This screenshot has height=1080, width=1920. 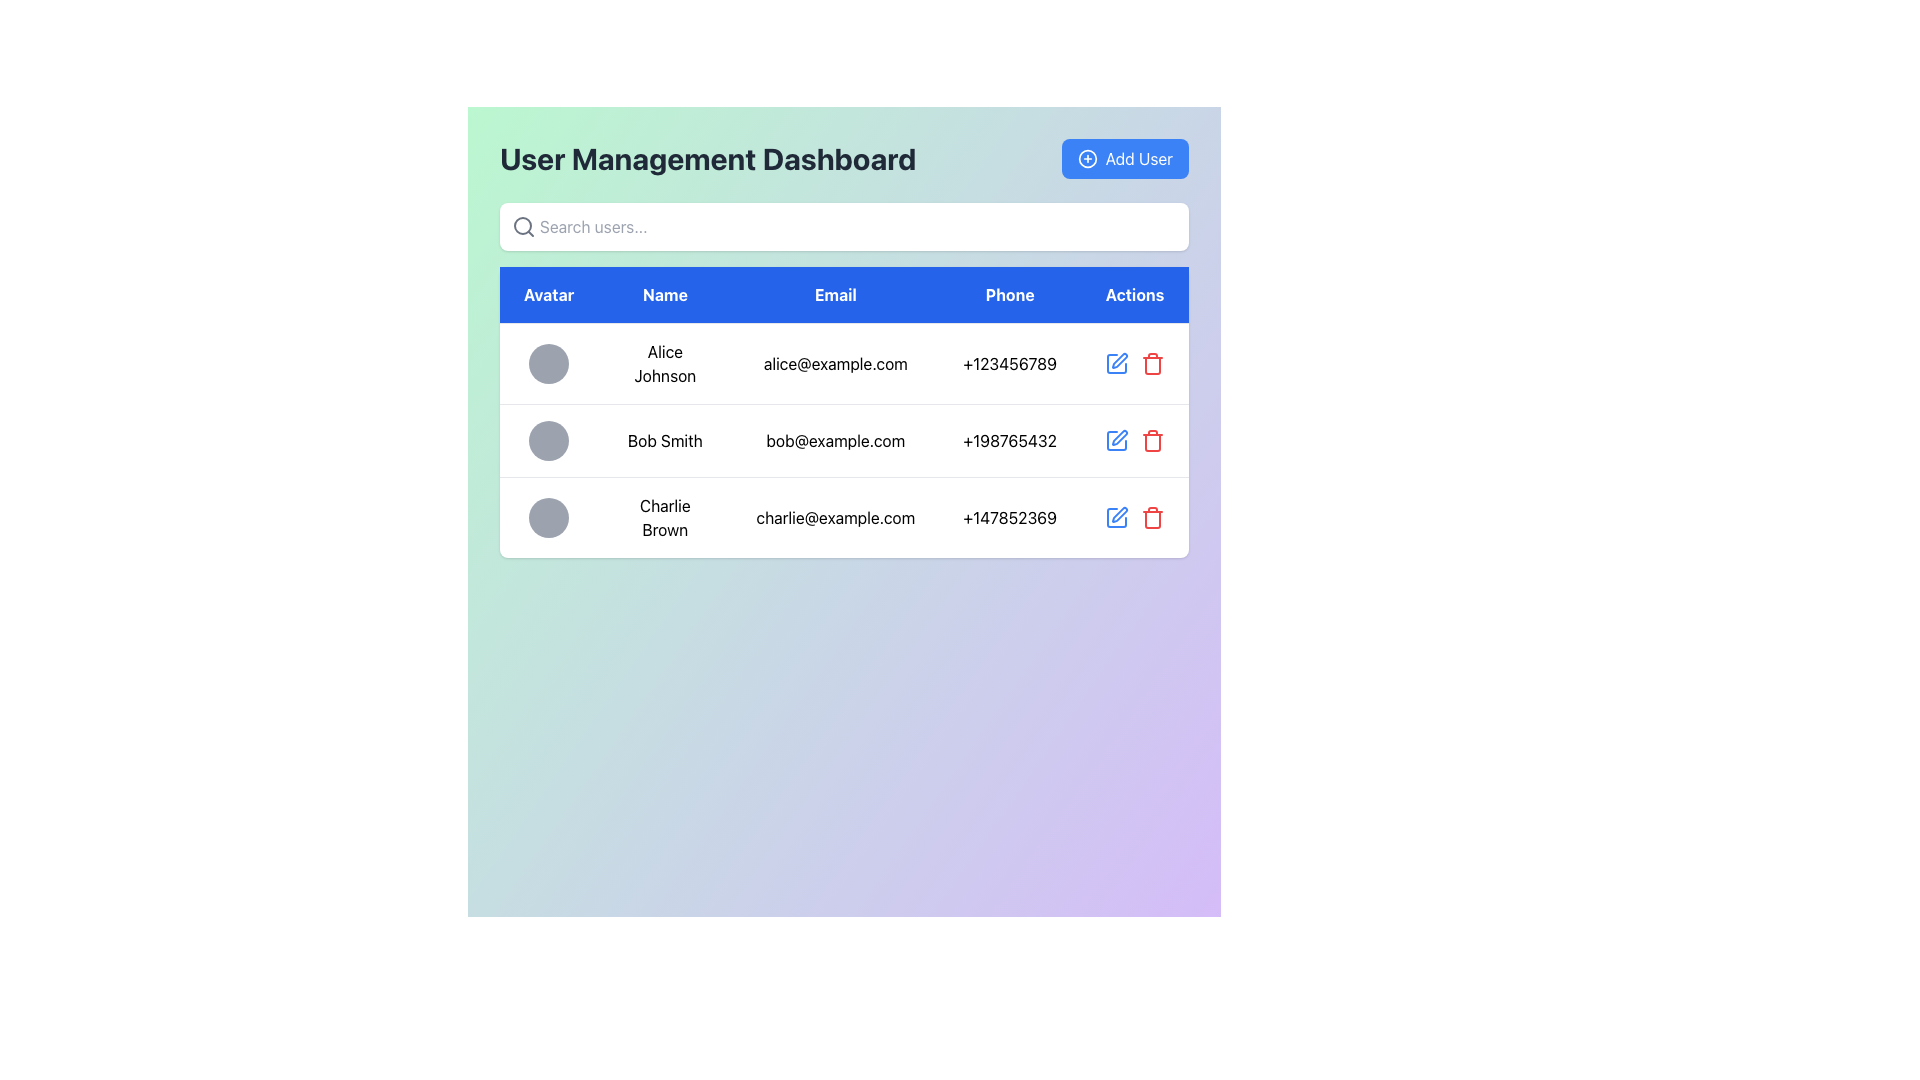 I want to click on the email field of the first row in the user data table displaying user data for 'Alice Johnson' to copy the email address, so click(x=844, y=363).